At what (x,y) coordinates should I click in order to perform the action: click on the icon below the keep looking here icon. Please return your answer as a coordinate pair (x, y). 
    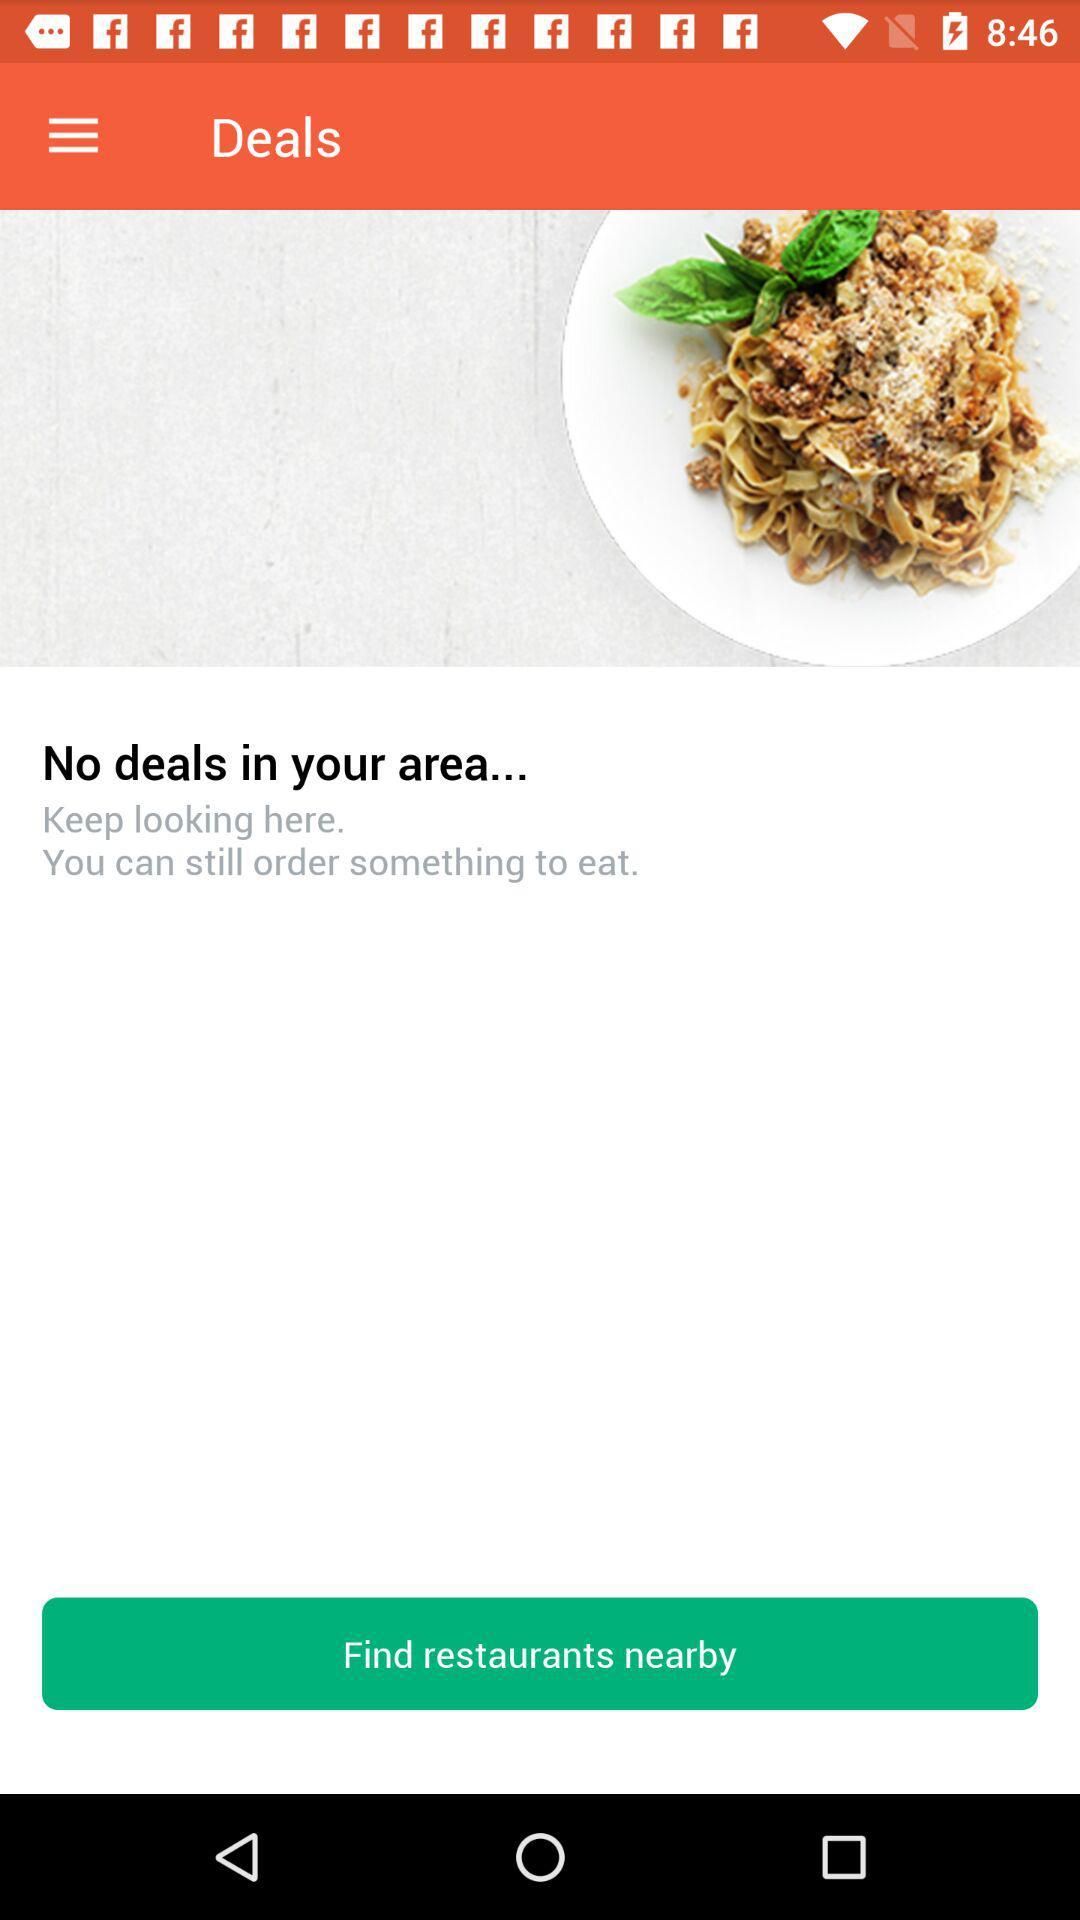
    Looking at the image, I should click on (540, 1653).